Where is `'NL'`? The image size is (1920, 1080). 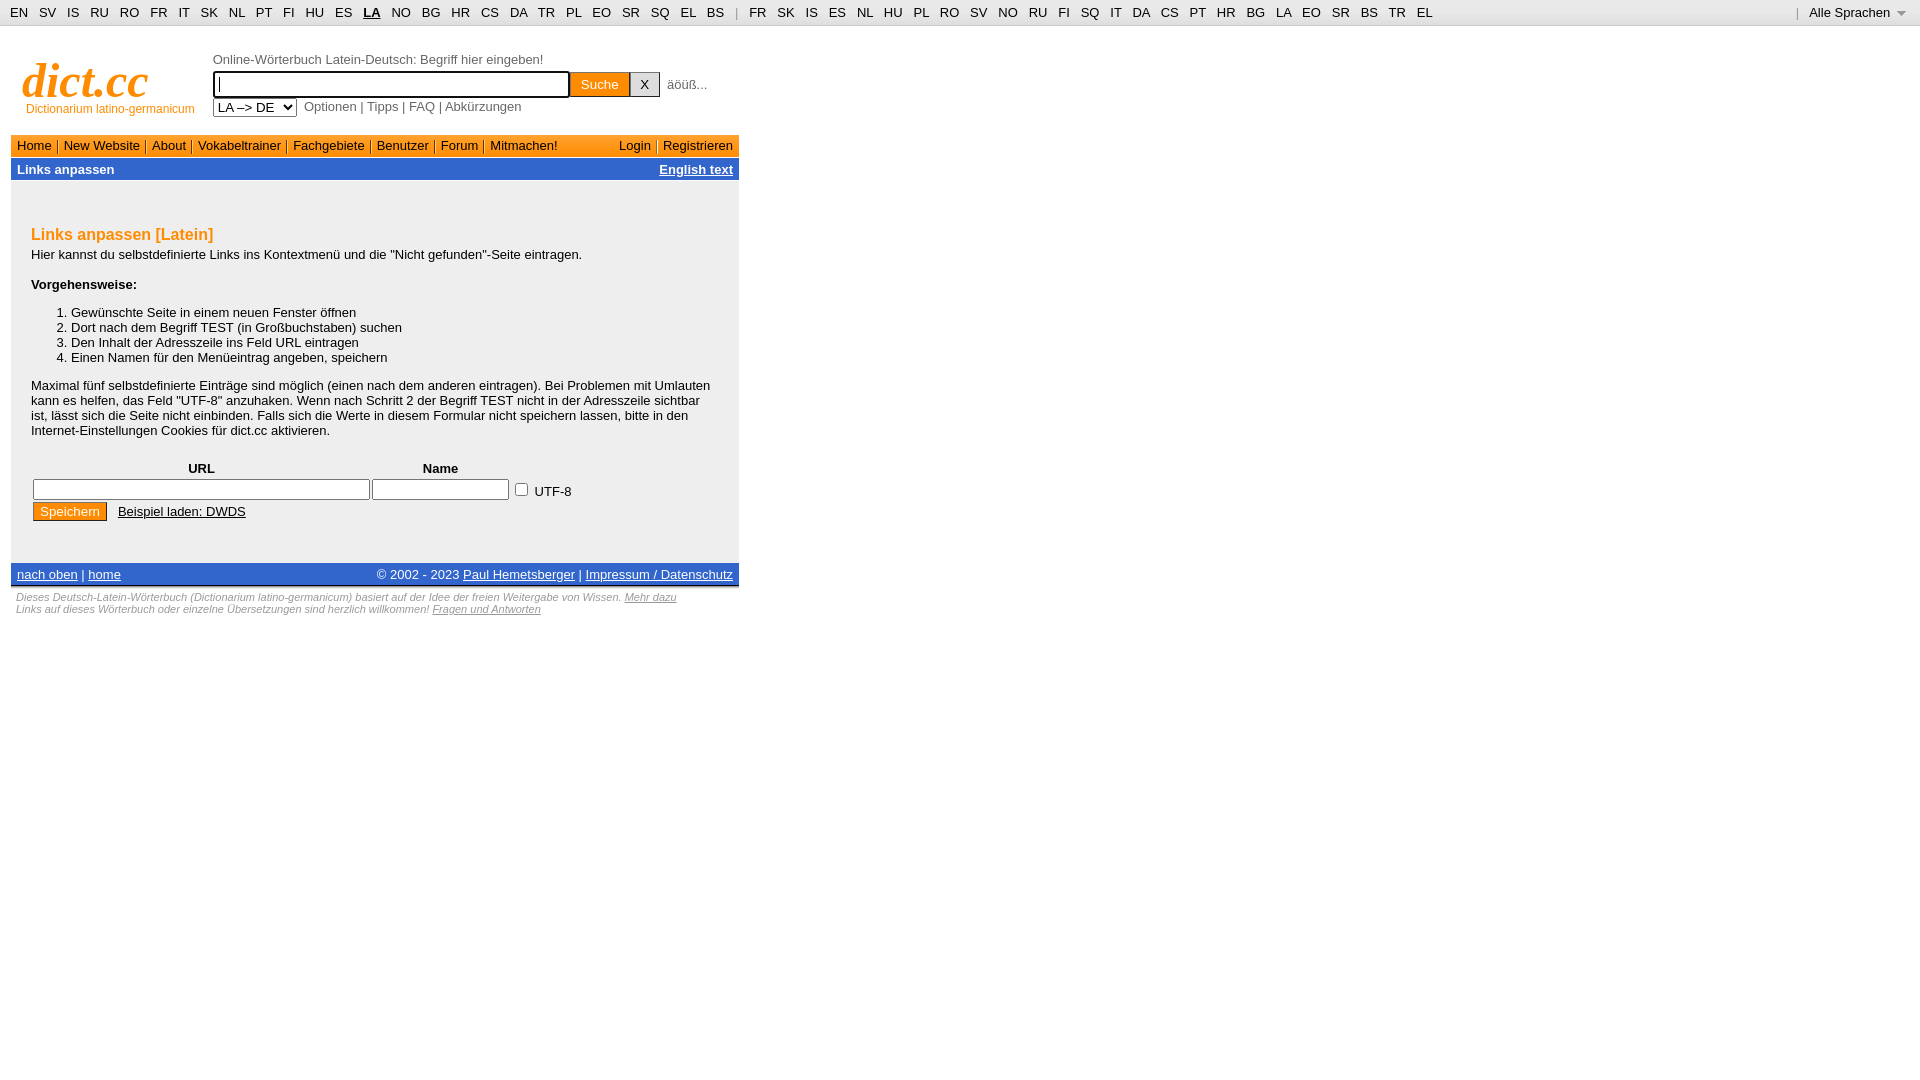 'NL' is located at coordinates (864, 12).